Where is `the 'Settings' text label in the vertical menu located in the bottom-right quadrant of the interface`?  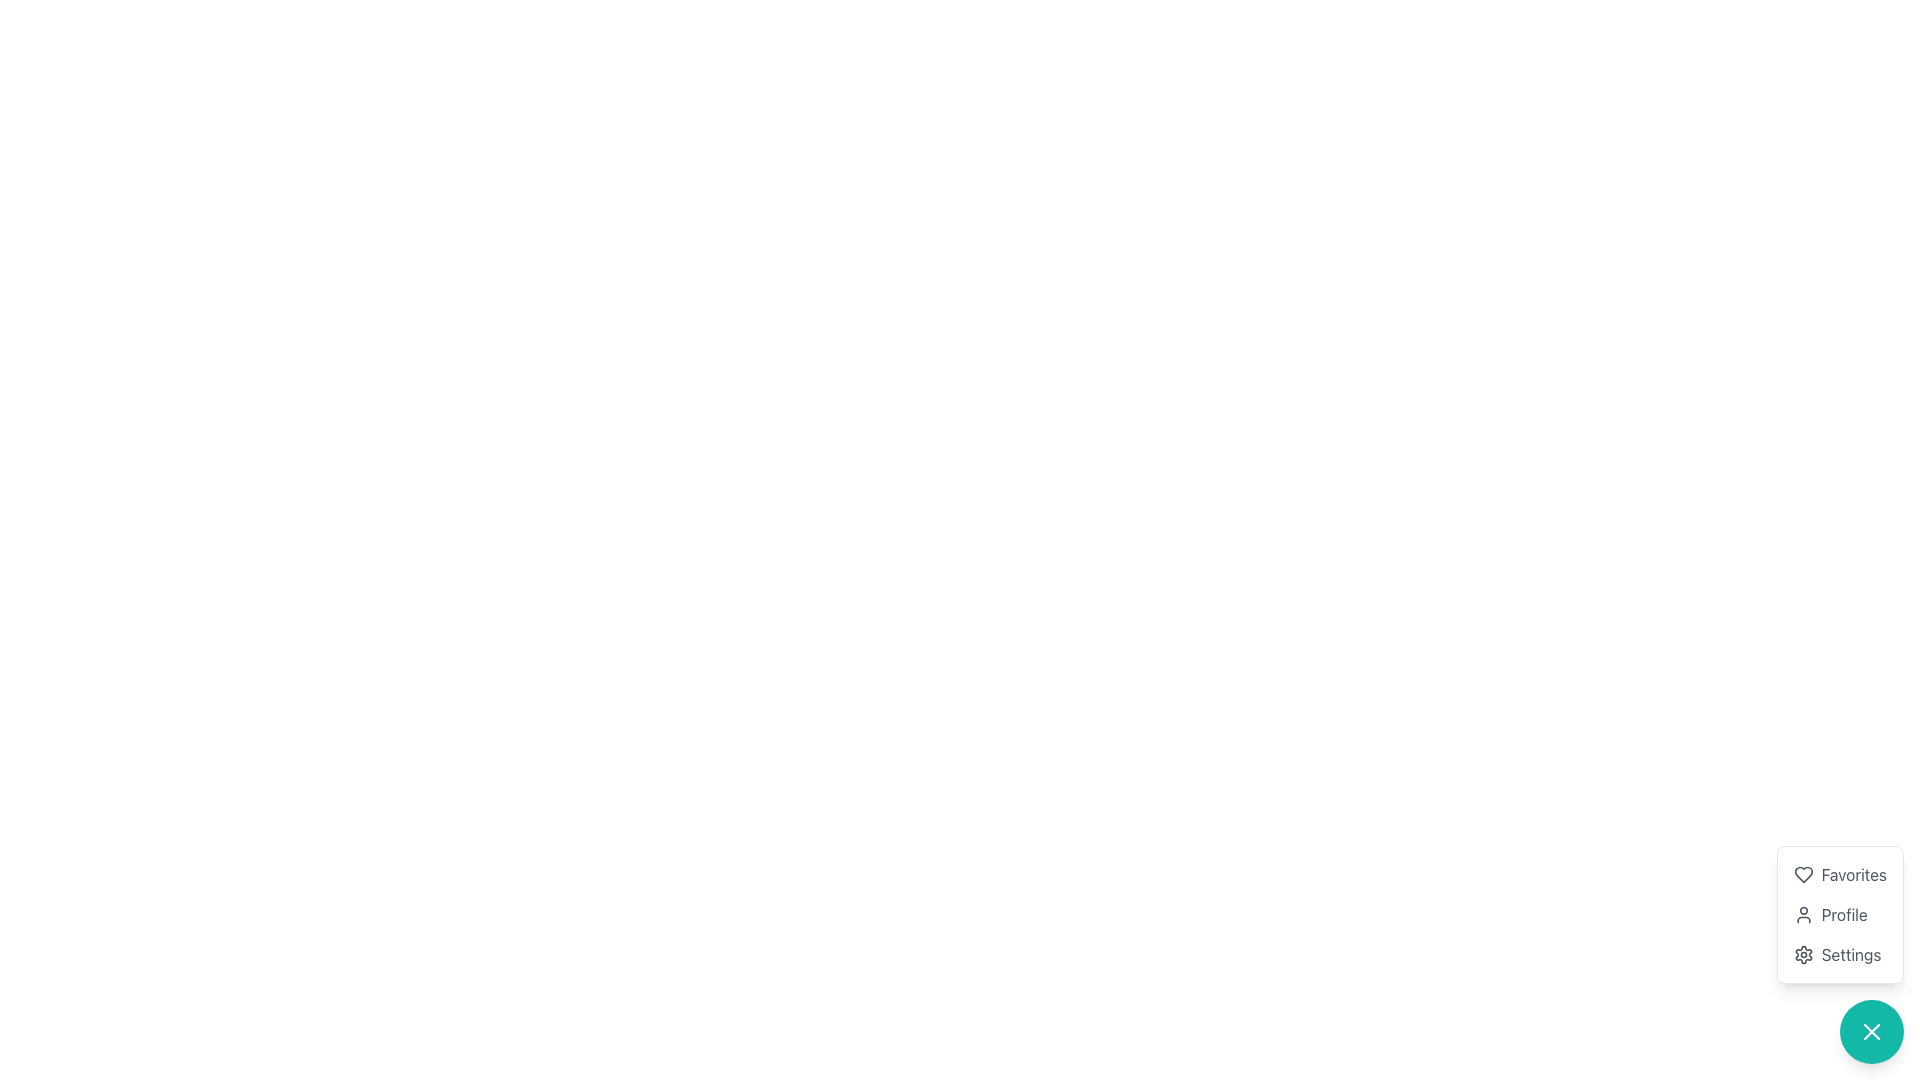 the 'Settings' text label in the vertical menu located in the bottom-right quadrant of the interface is located at coordinates (1850, 954).